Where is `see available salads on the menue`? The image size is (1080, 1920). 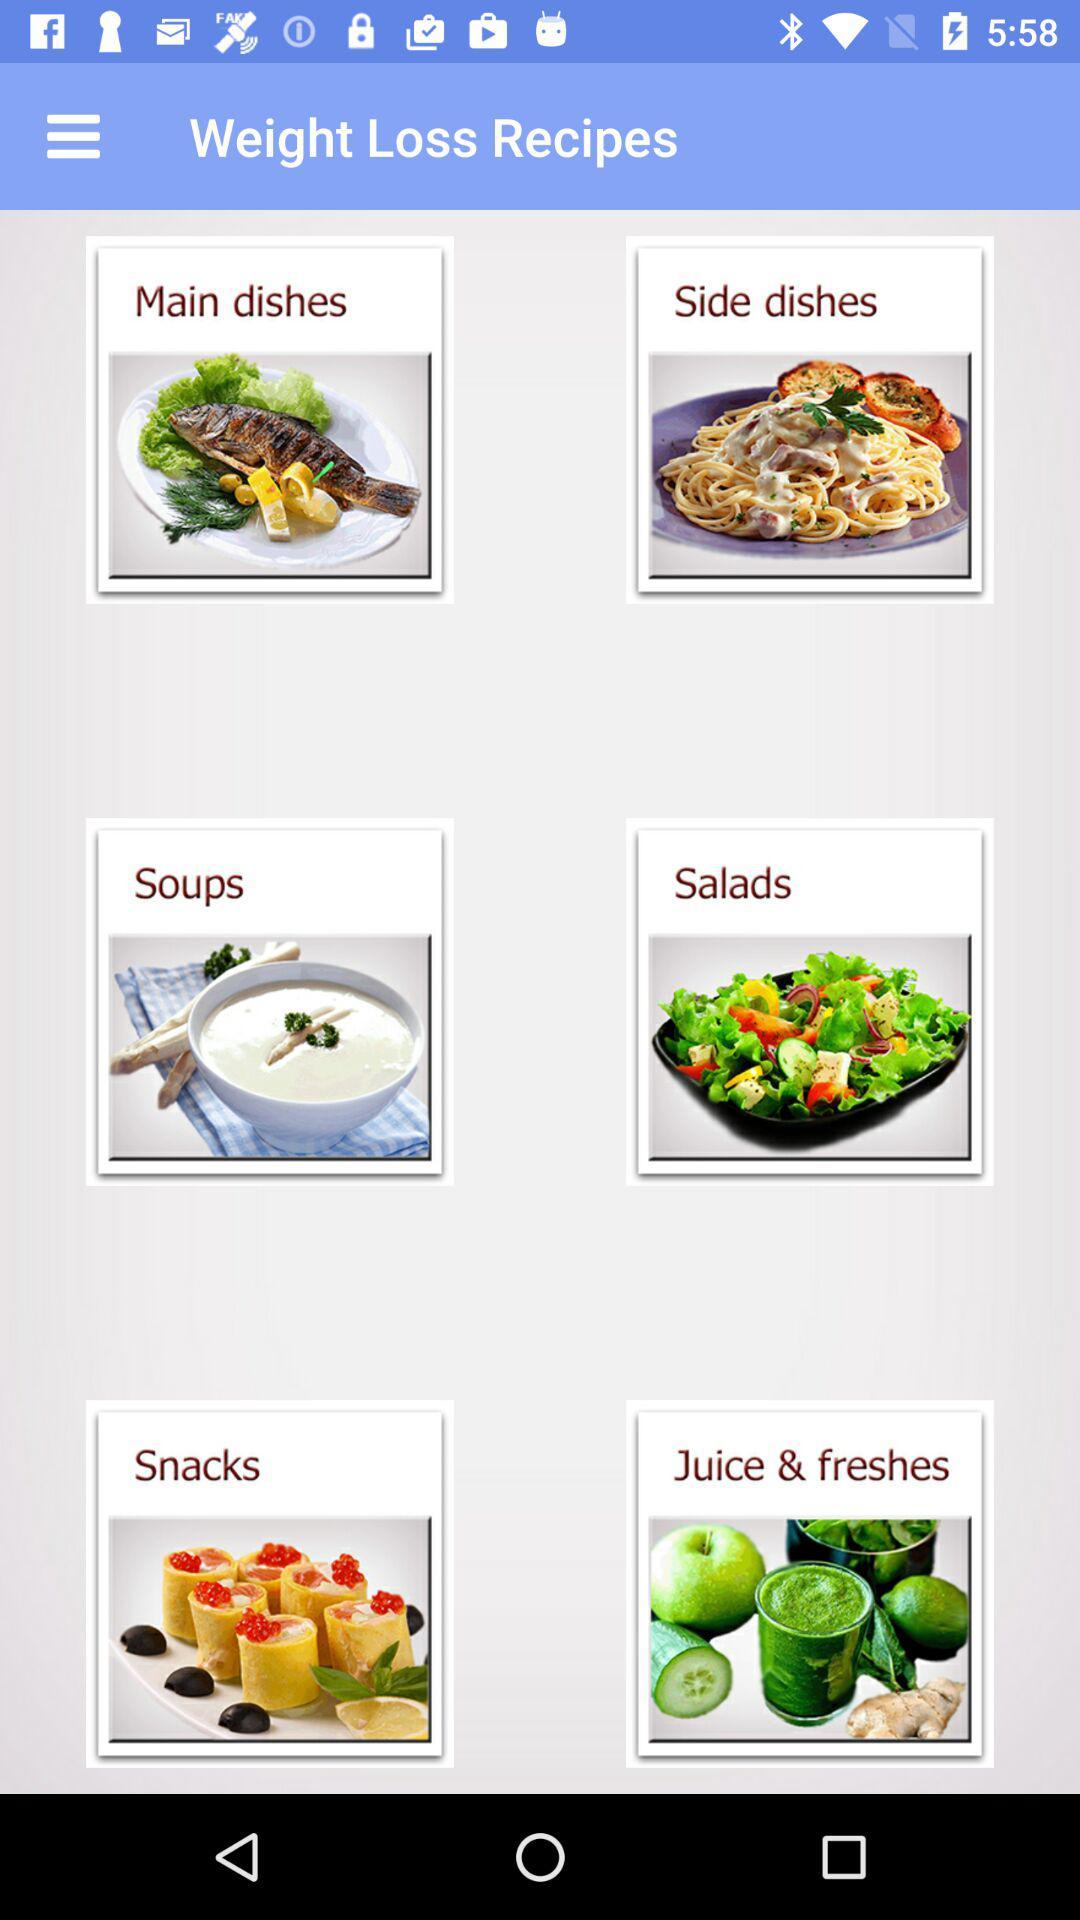 see available salads on the menue is located at coordinates (810, 1002).